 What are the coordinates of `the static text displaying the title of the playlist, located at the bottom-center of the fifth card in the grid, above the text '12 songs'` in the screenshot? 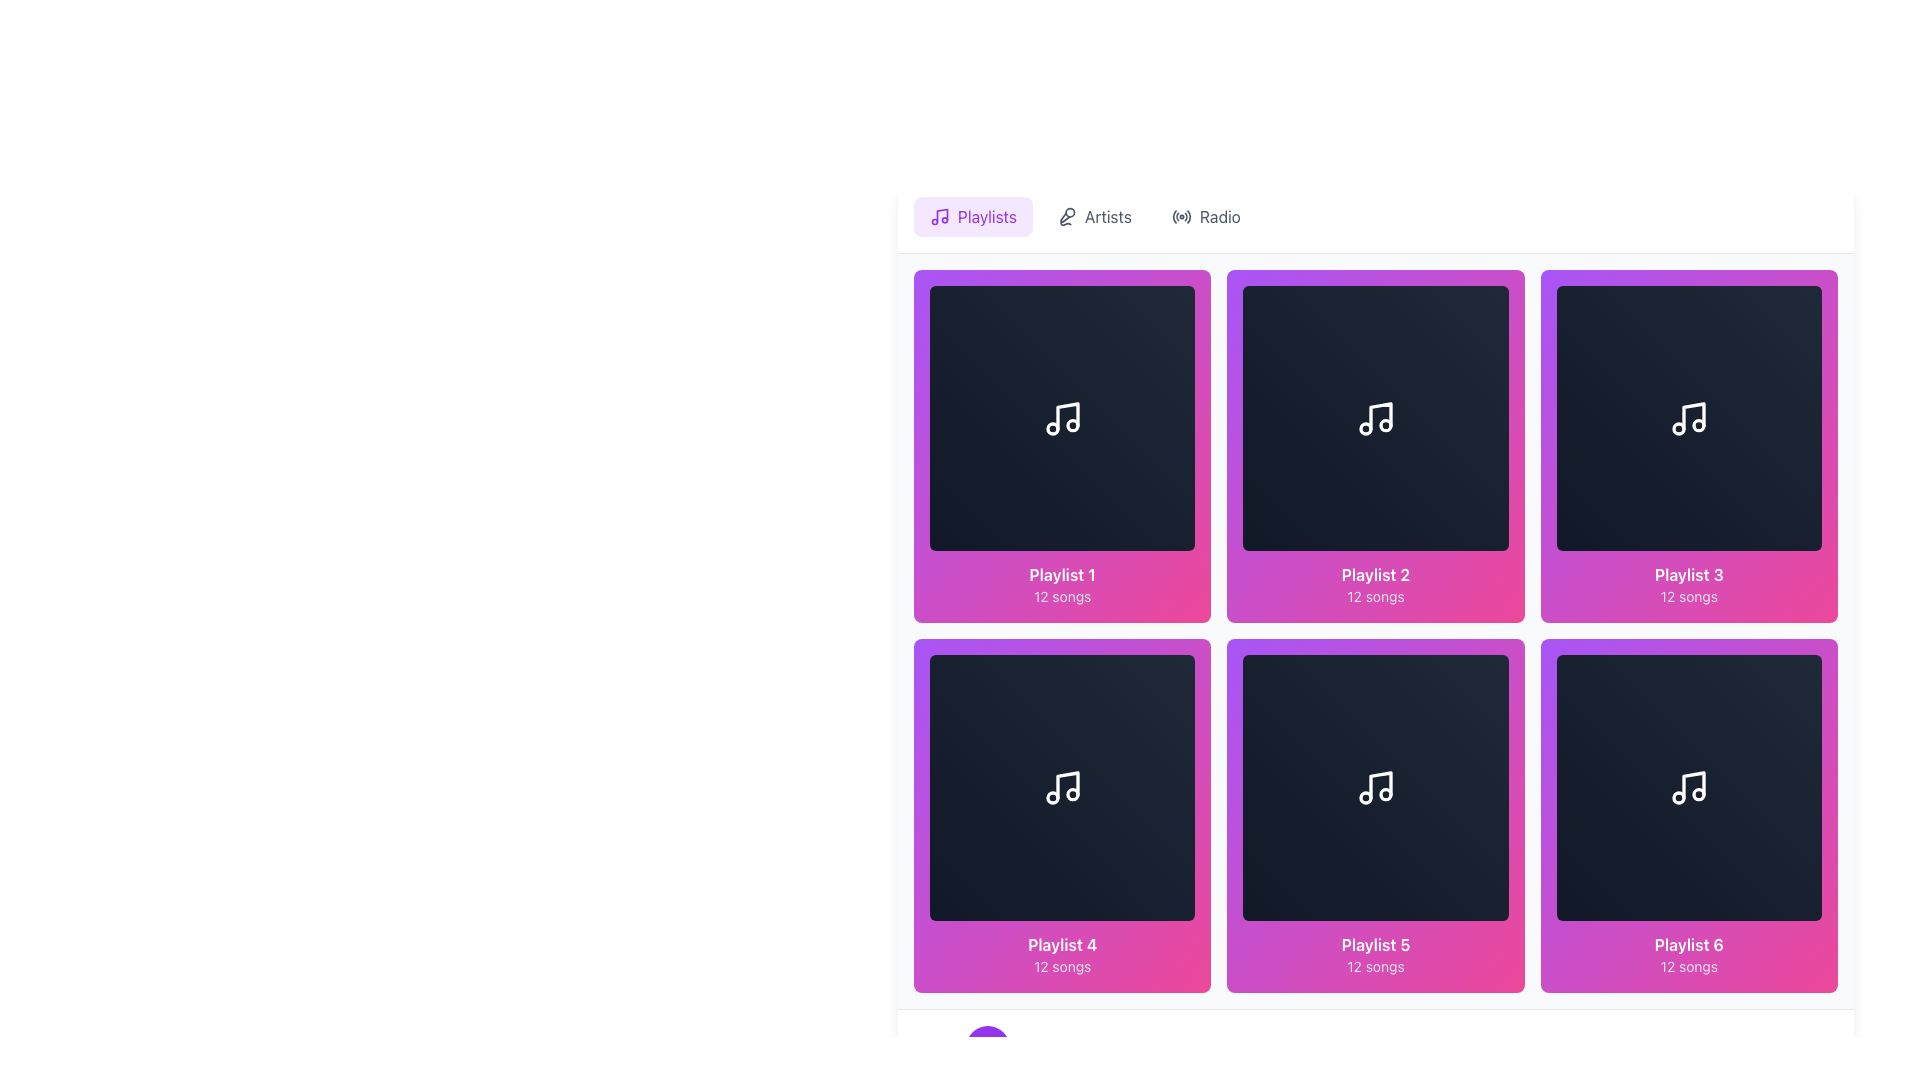 It's located at (1375, 944).